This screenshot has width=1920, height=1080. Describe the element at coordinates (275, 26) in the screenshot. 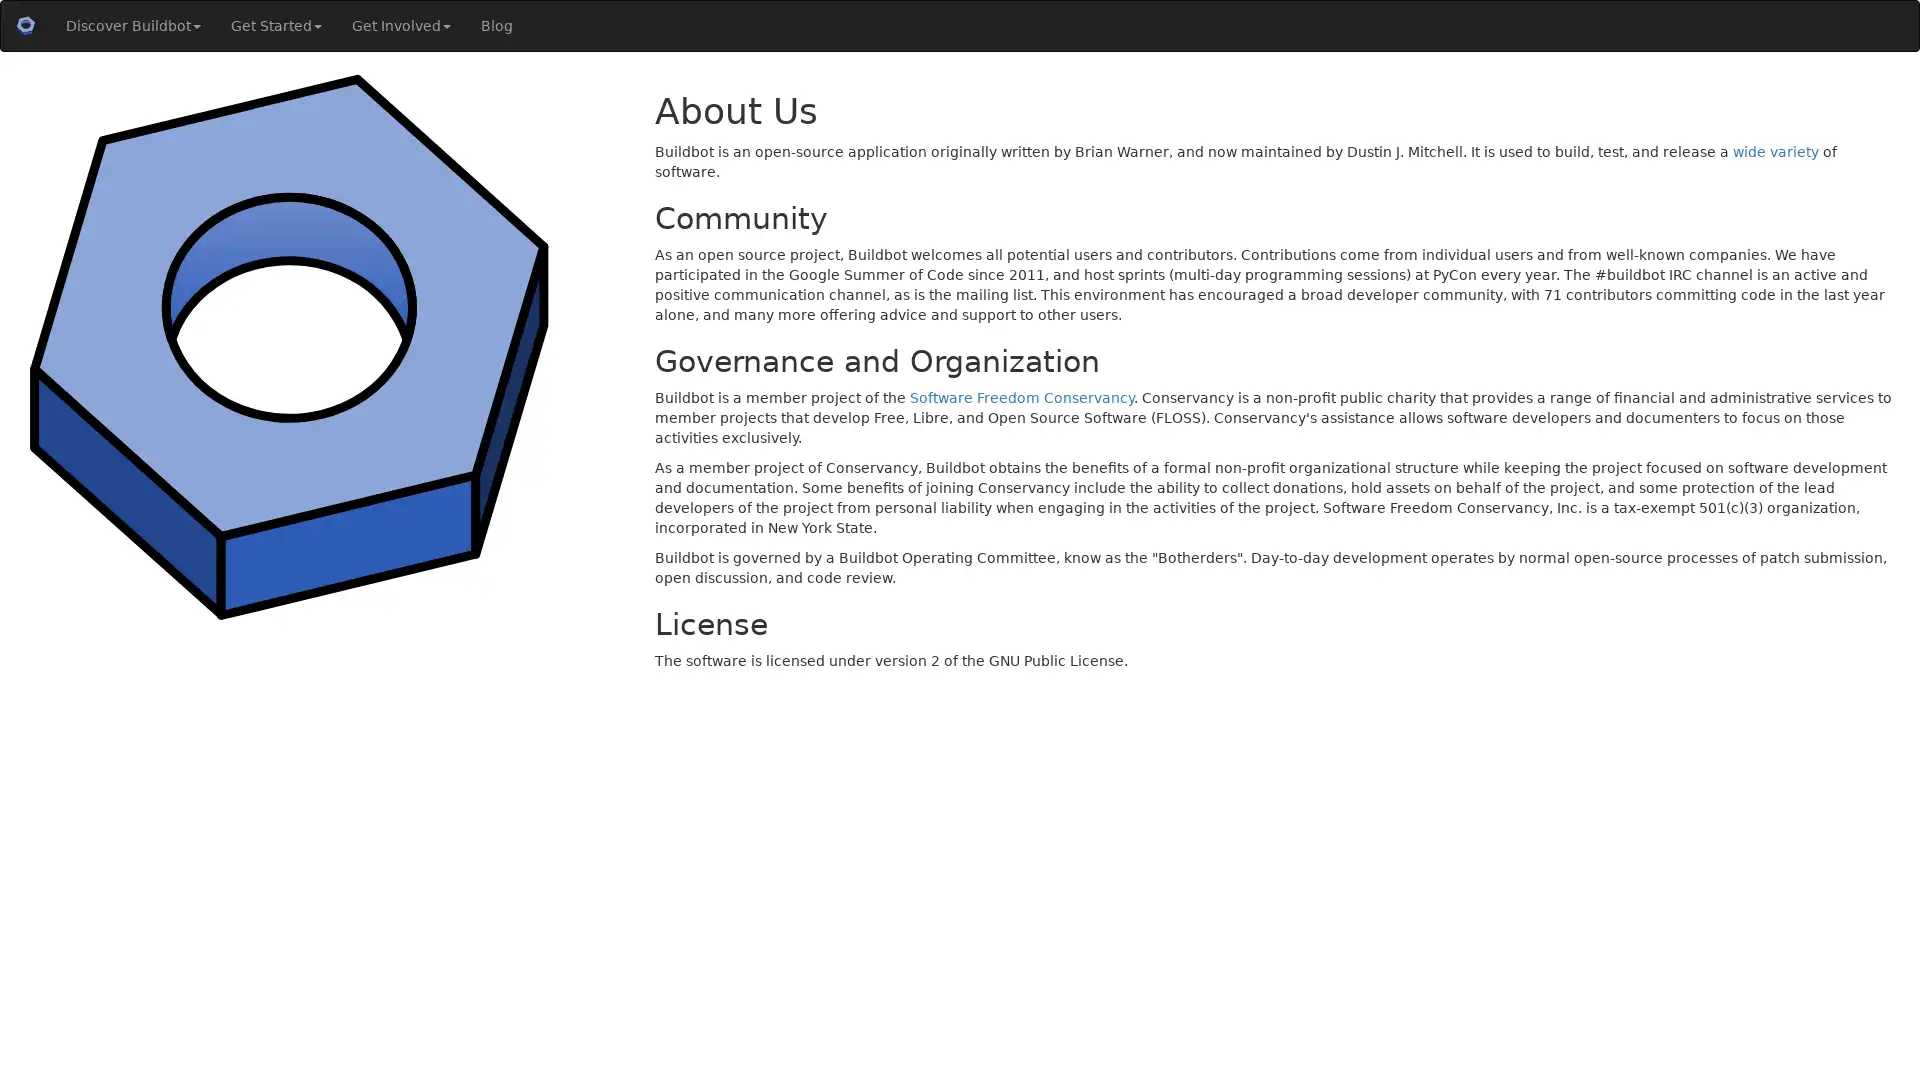

I see `Get Started` at that location.